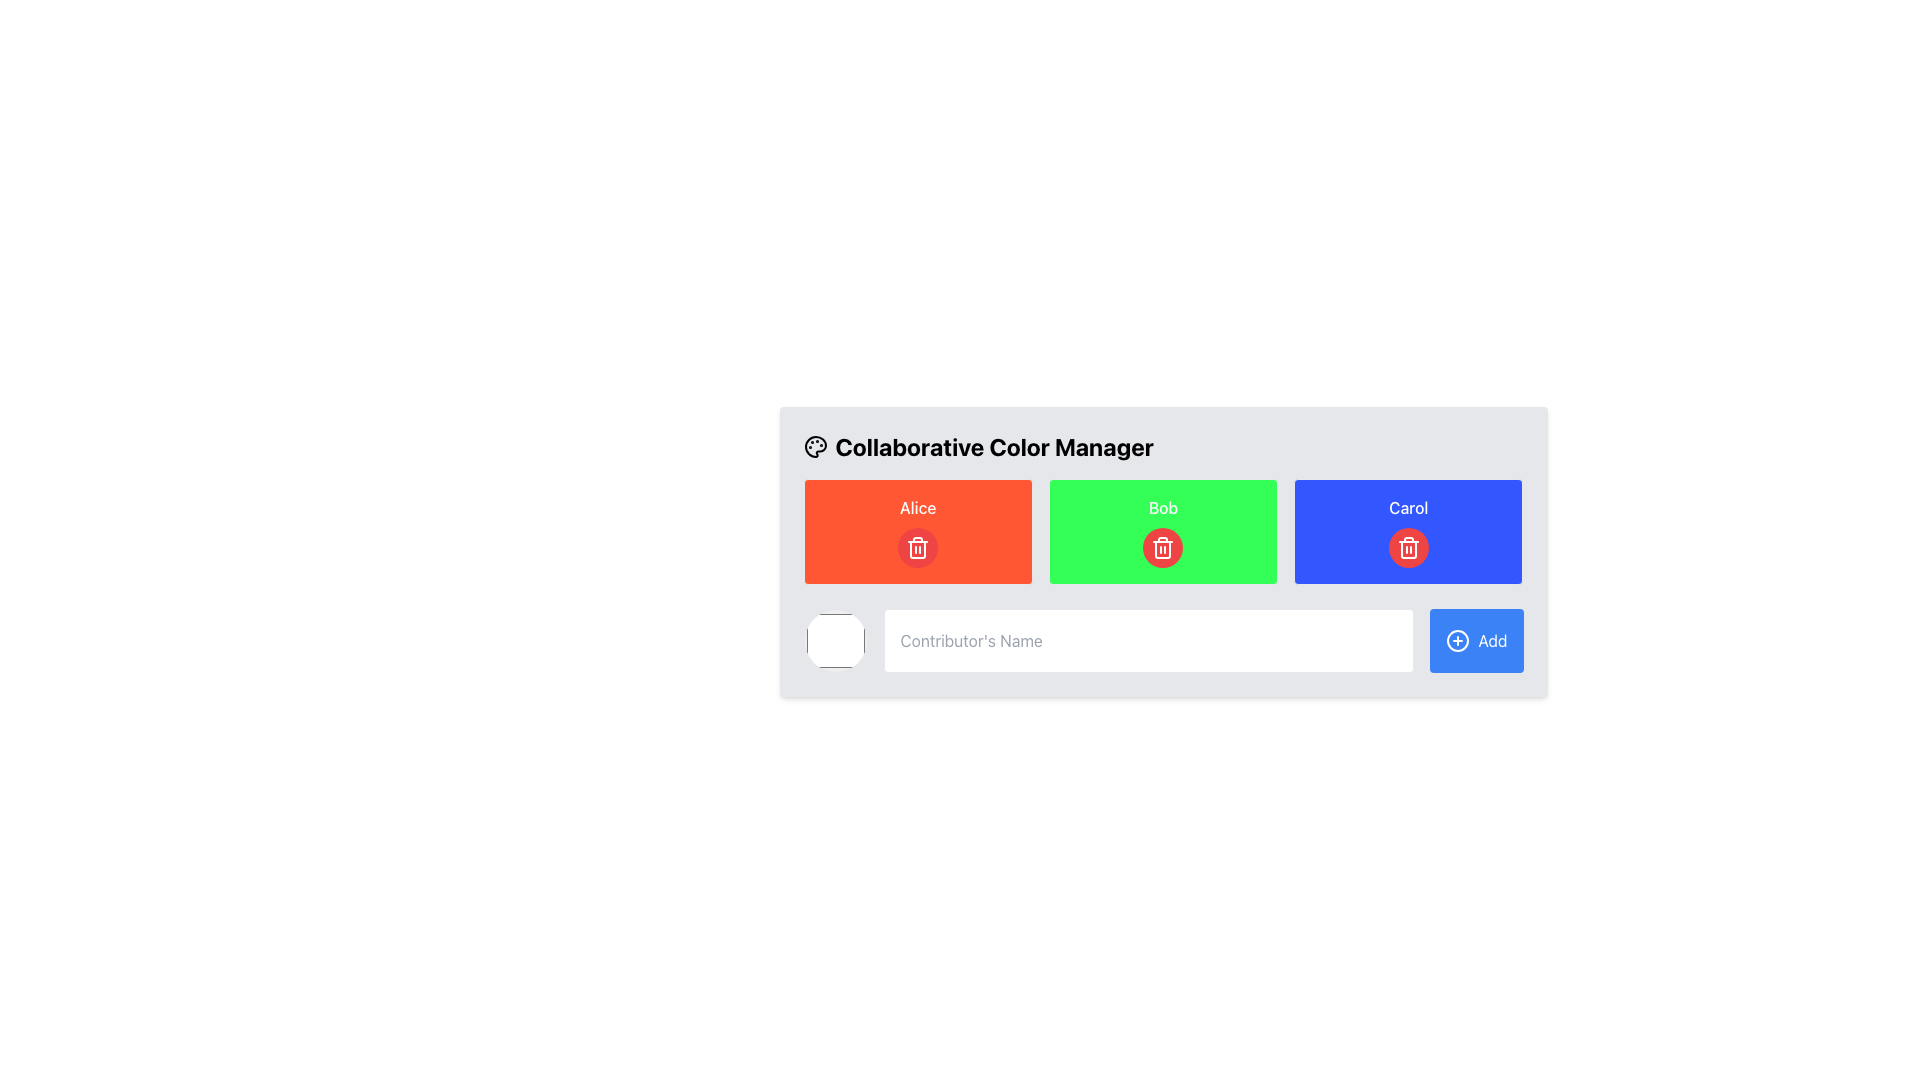 The height and width of the screenshot is (1080, 1920). What do you see at coordinates (1163, 547) in the screenshot?
I see `the circular red button with a trash bin icon centered on it` at bounding box center [1163, 547].